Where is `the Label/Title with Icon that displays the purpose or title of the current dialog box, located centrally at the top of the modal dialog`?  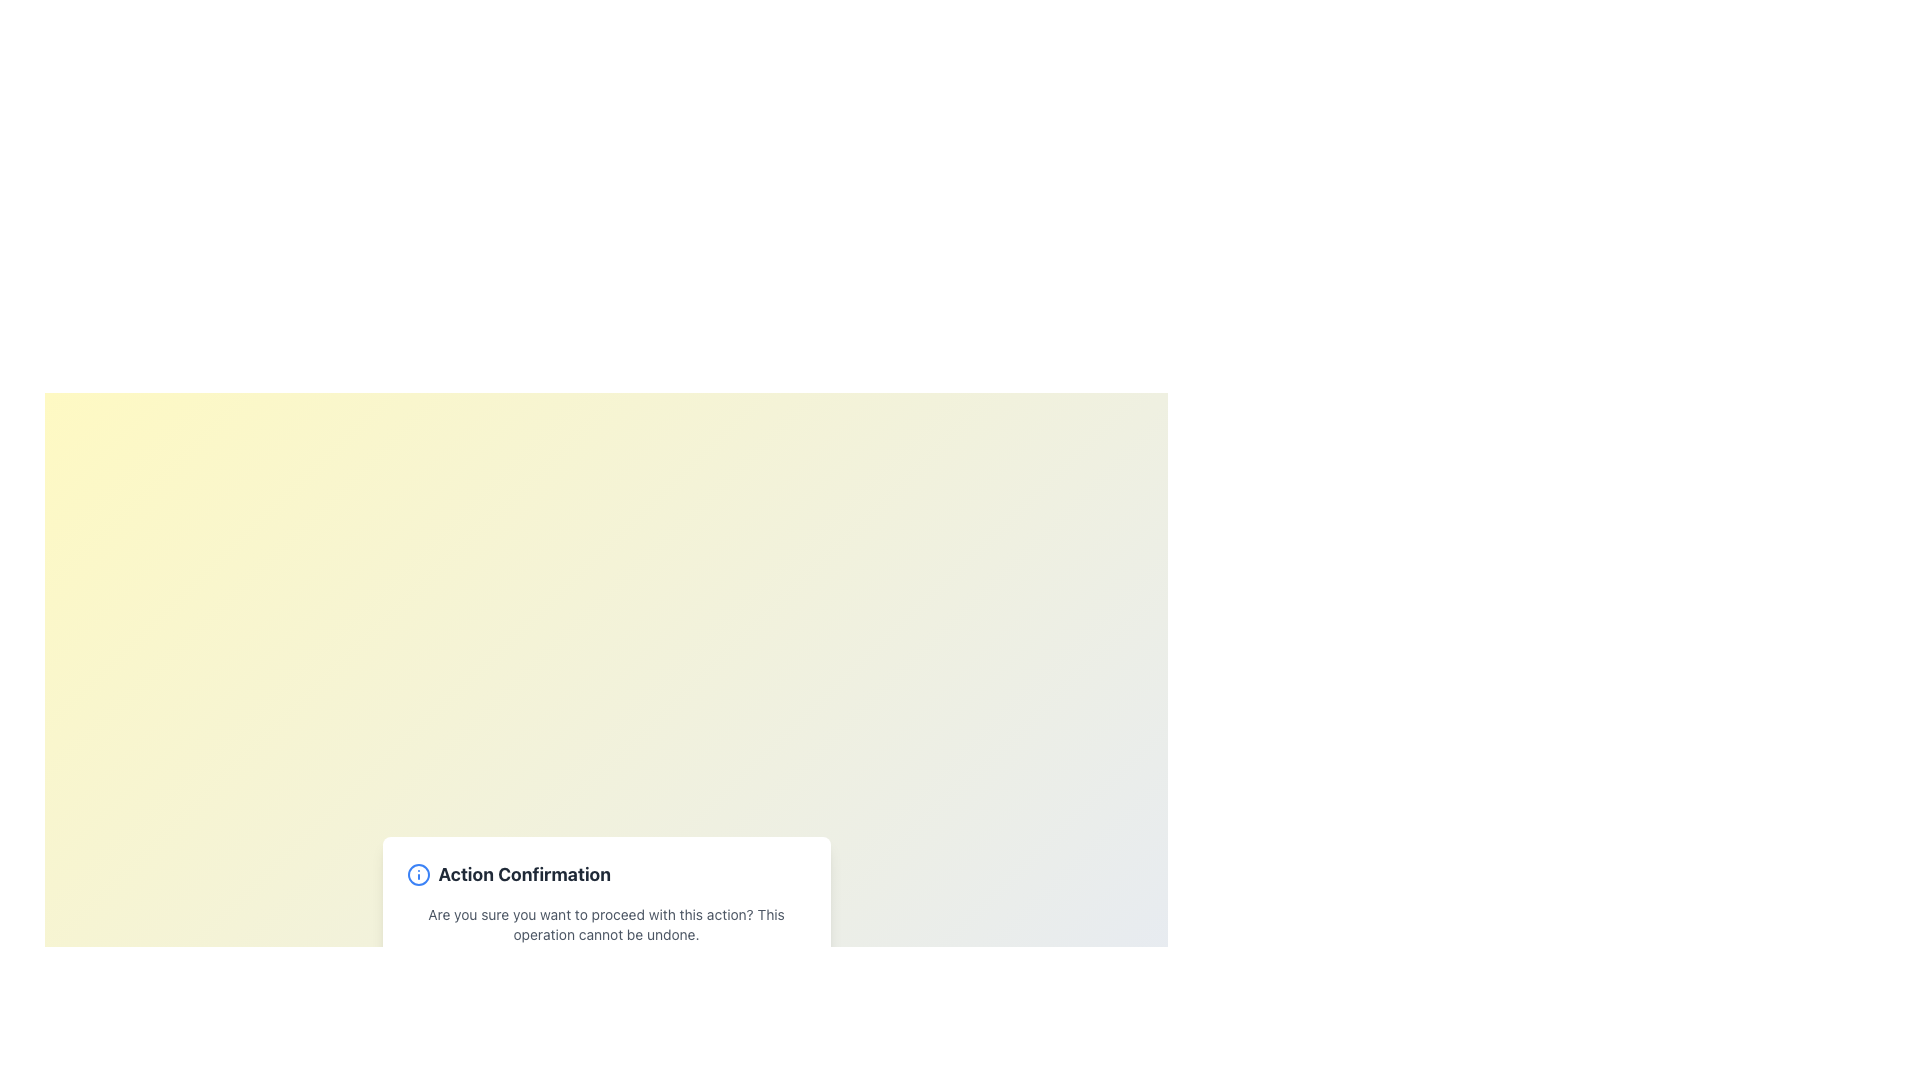 the Label/Title with Icon that displays the purpose or title of the current dialog box, located centrally at the top of the modal dialog is located at coordinates (605, 874).